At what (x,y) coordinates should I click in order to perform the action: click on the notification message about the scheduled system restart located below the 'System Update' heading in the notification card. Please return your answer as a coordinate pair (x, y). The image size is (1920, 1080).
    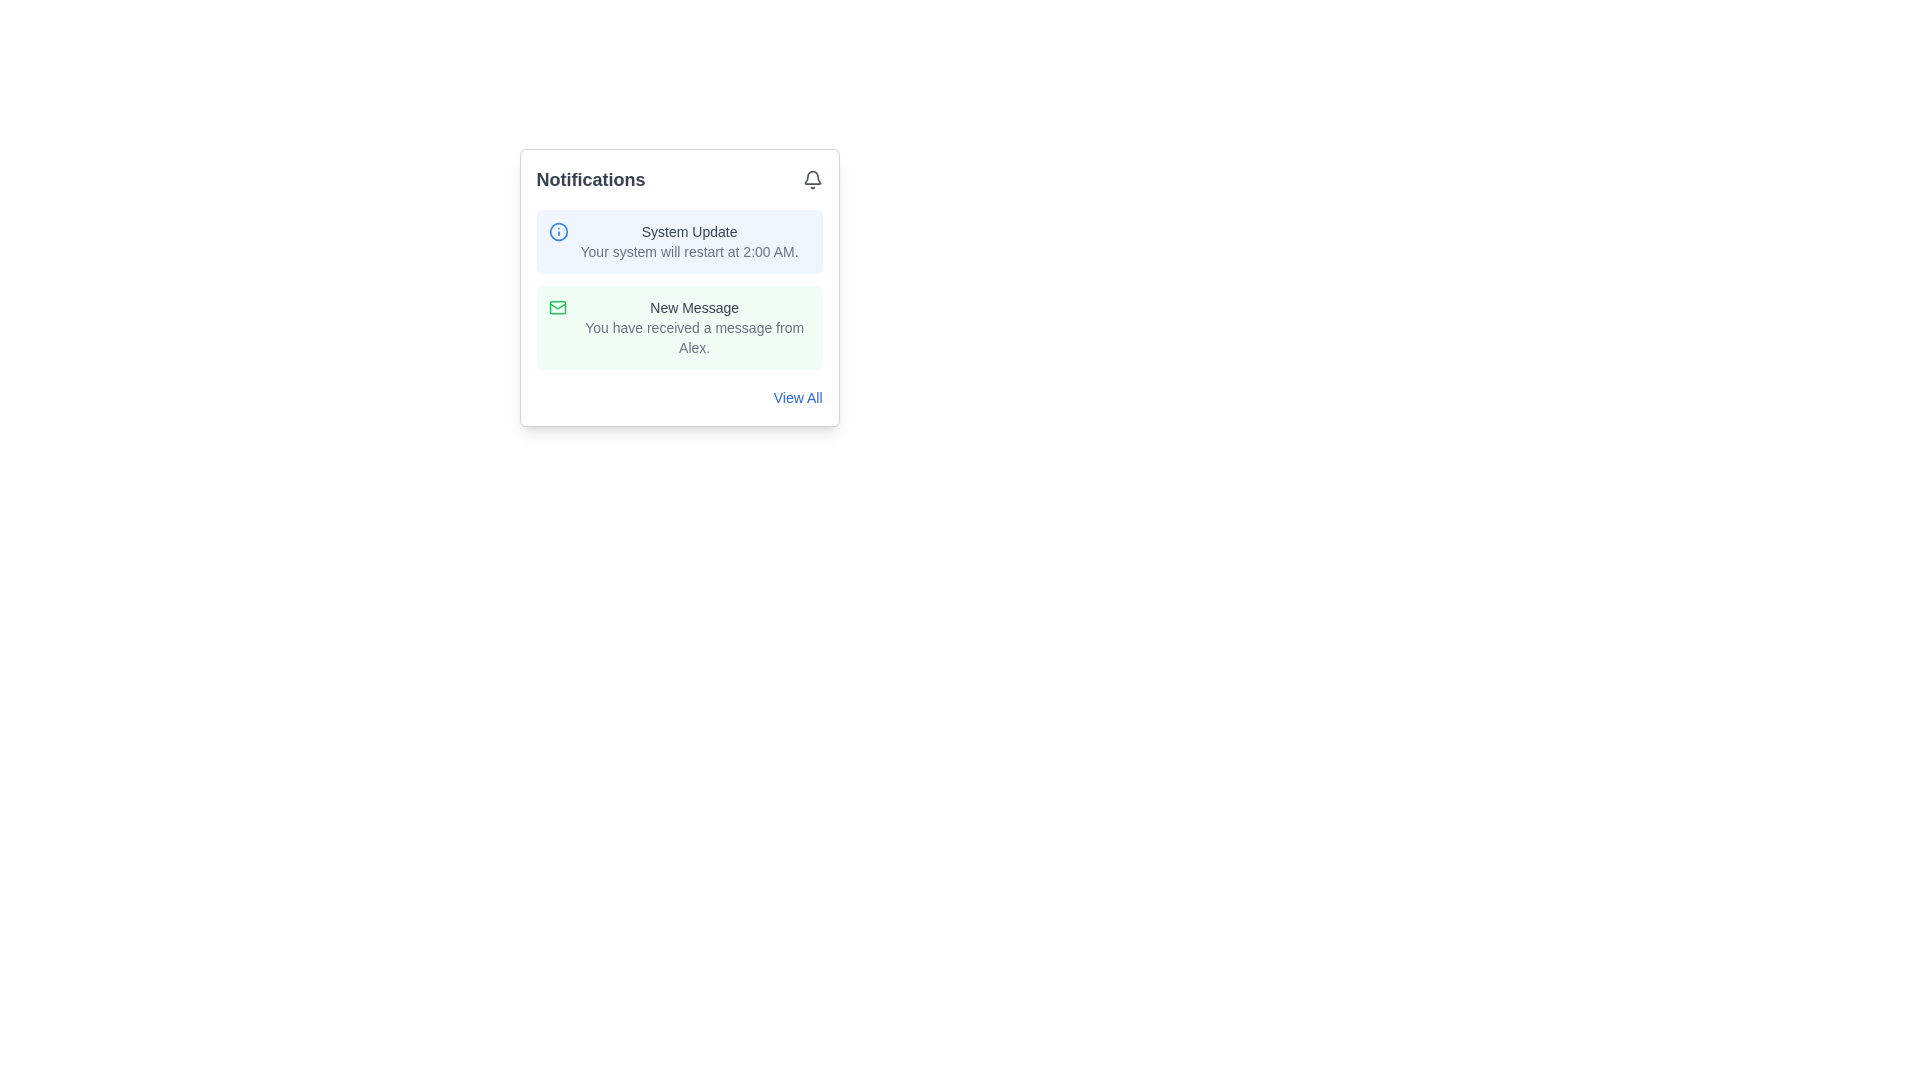
    Looking at the image, I should click on (689, 250).